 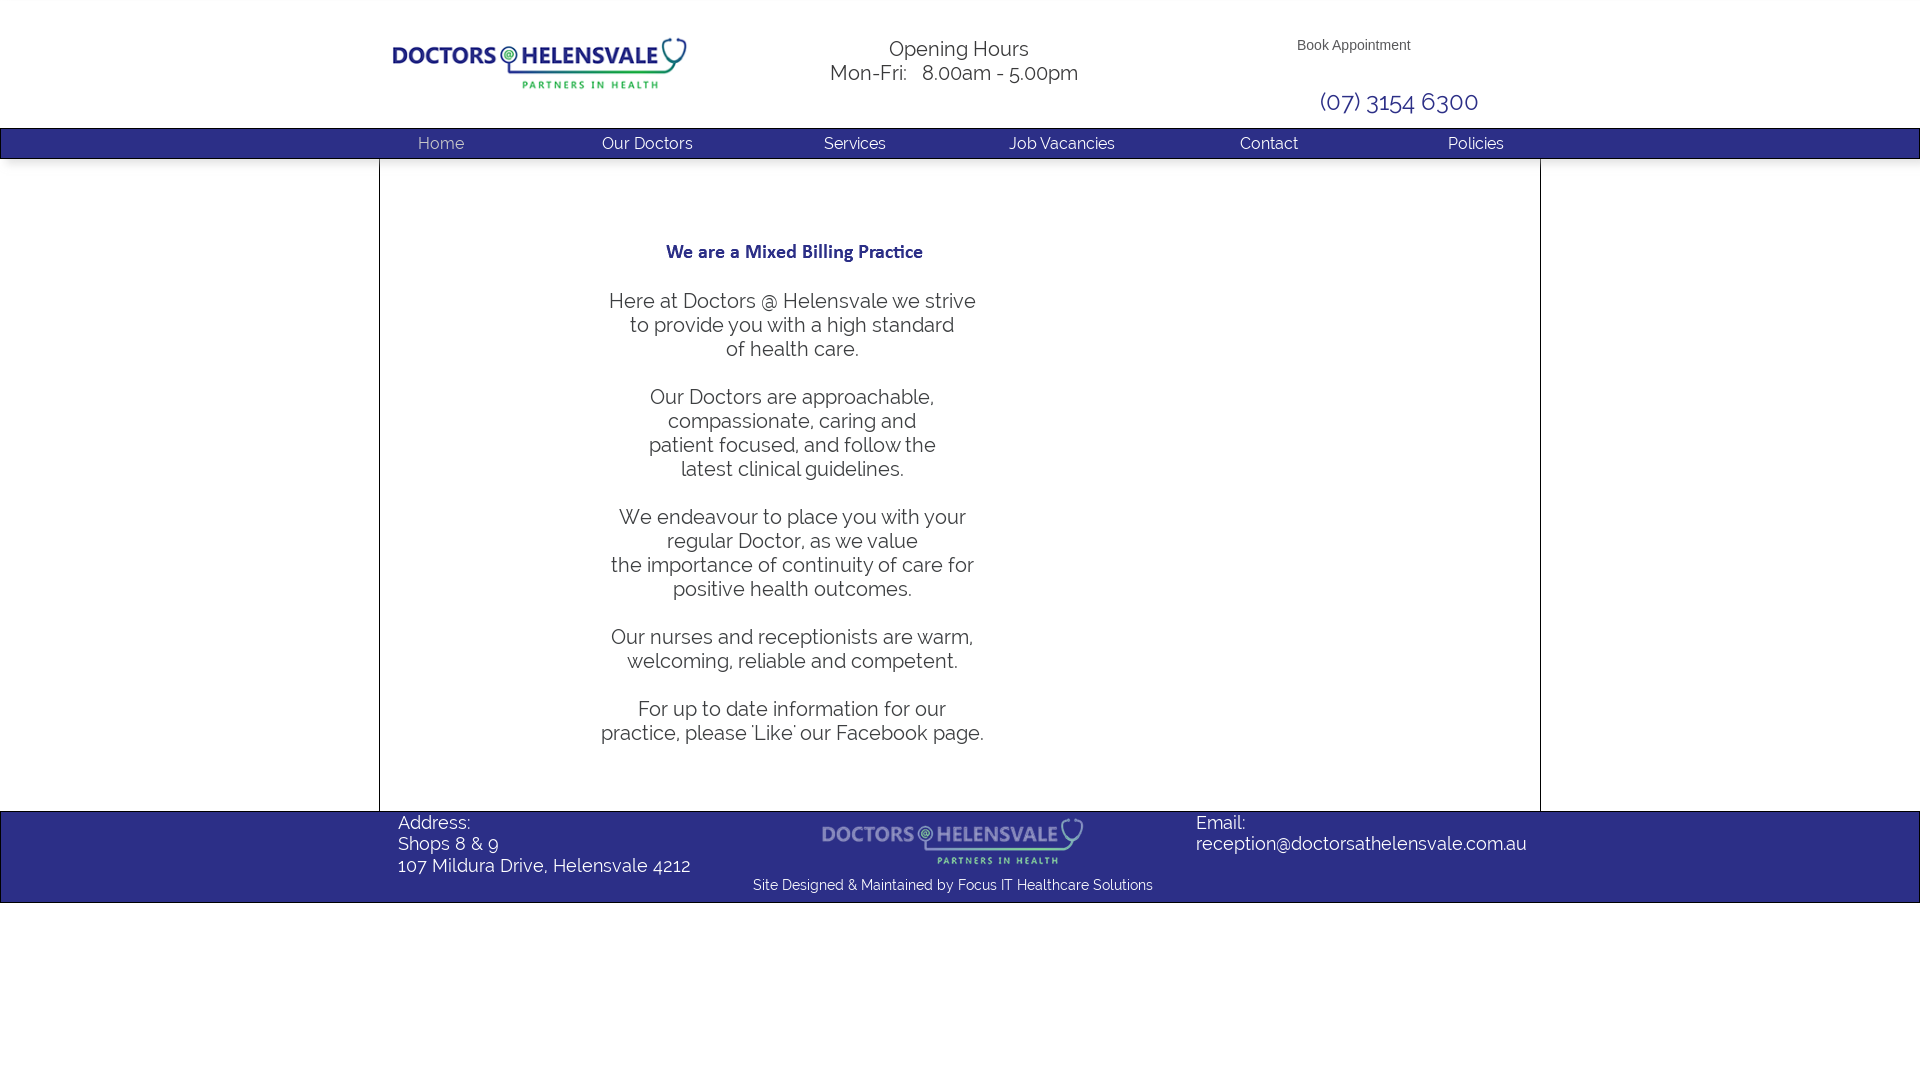 I want to click on 'Home', so click(x=440, y=142).